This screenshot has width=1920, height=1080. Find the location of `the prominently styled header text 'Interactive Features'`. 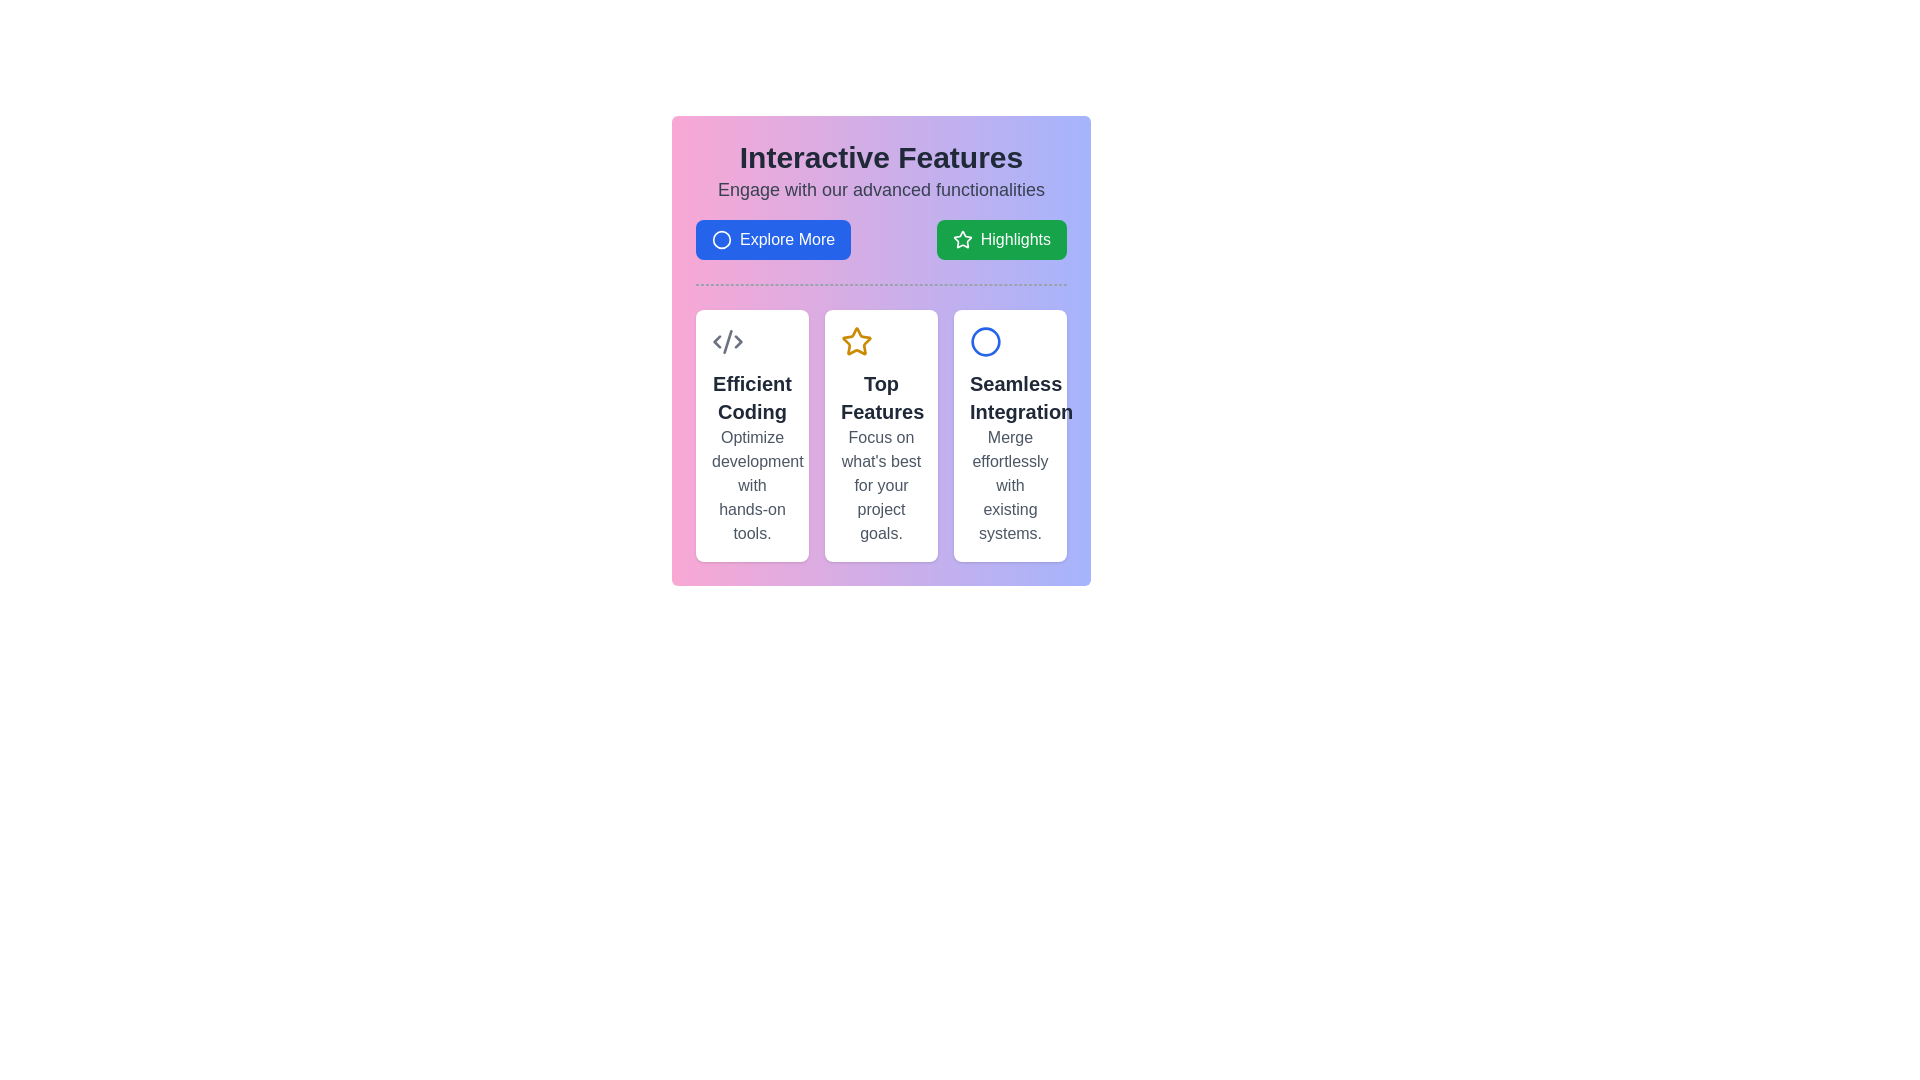

the prominently styled header text 'Interactive Features' is located at coordinates (880, 157).